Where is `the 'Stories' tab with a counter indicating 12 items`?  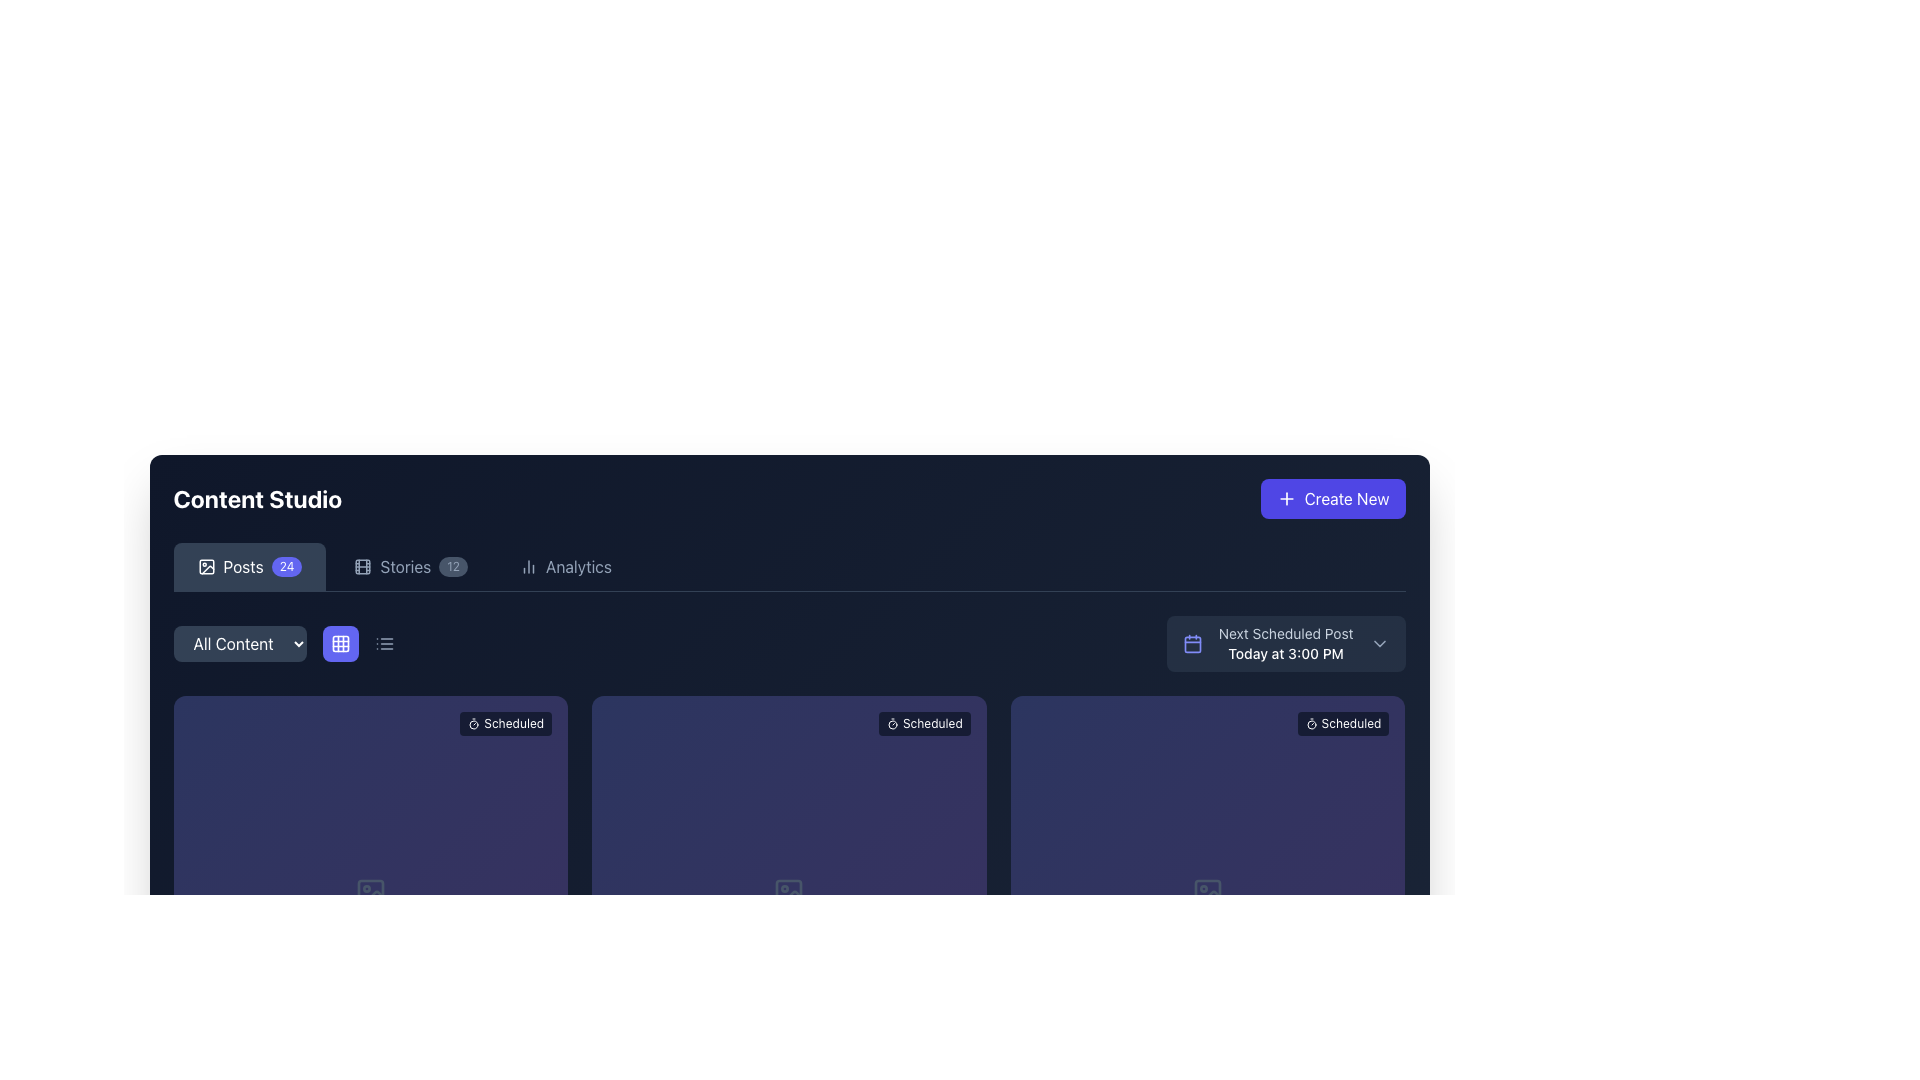
the 'Stories' tab with a counter indicating 12 items is located at coordinates (410, 567).